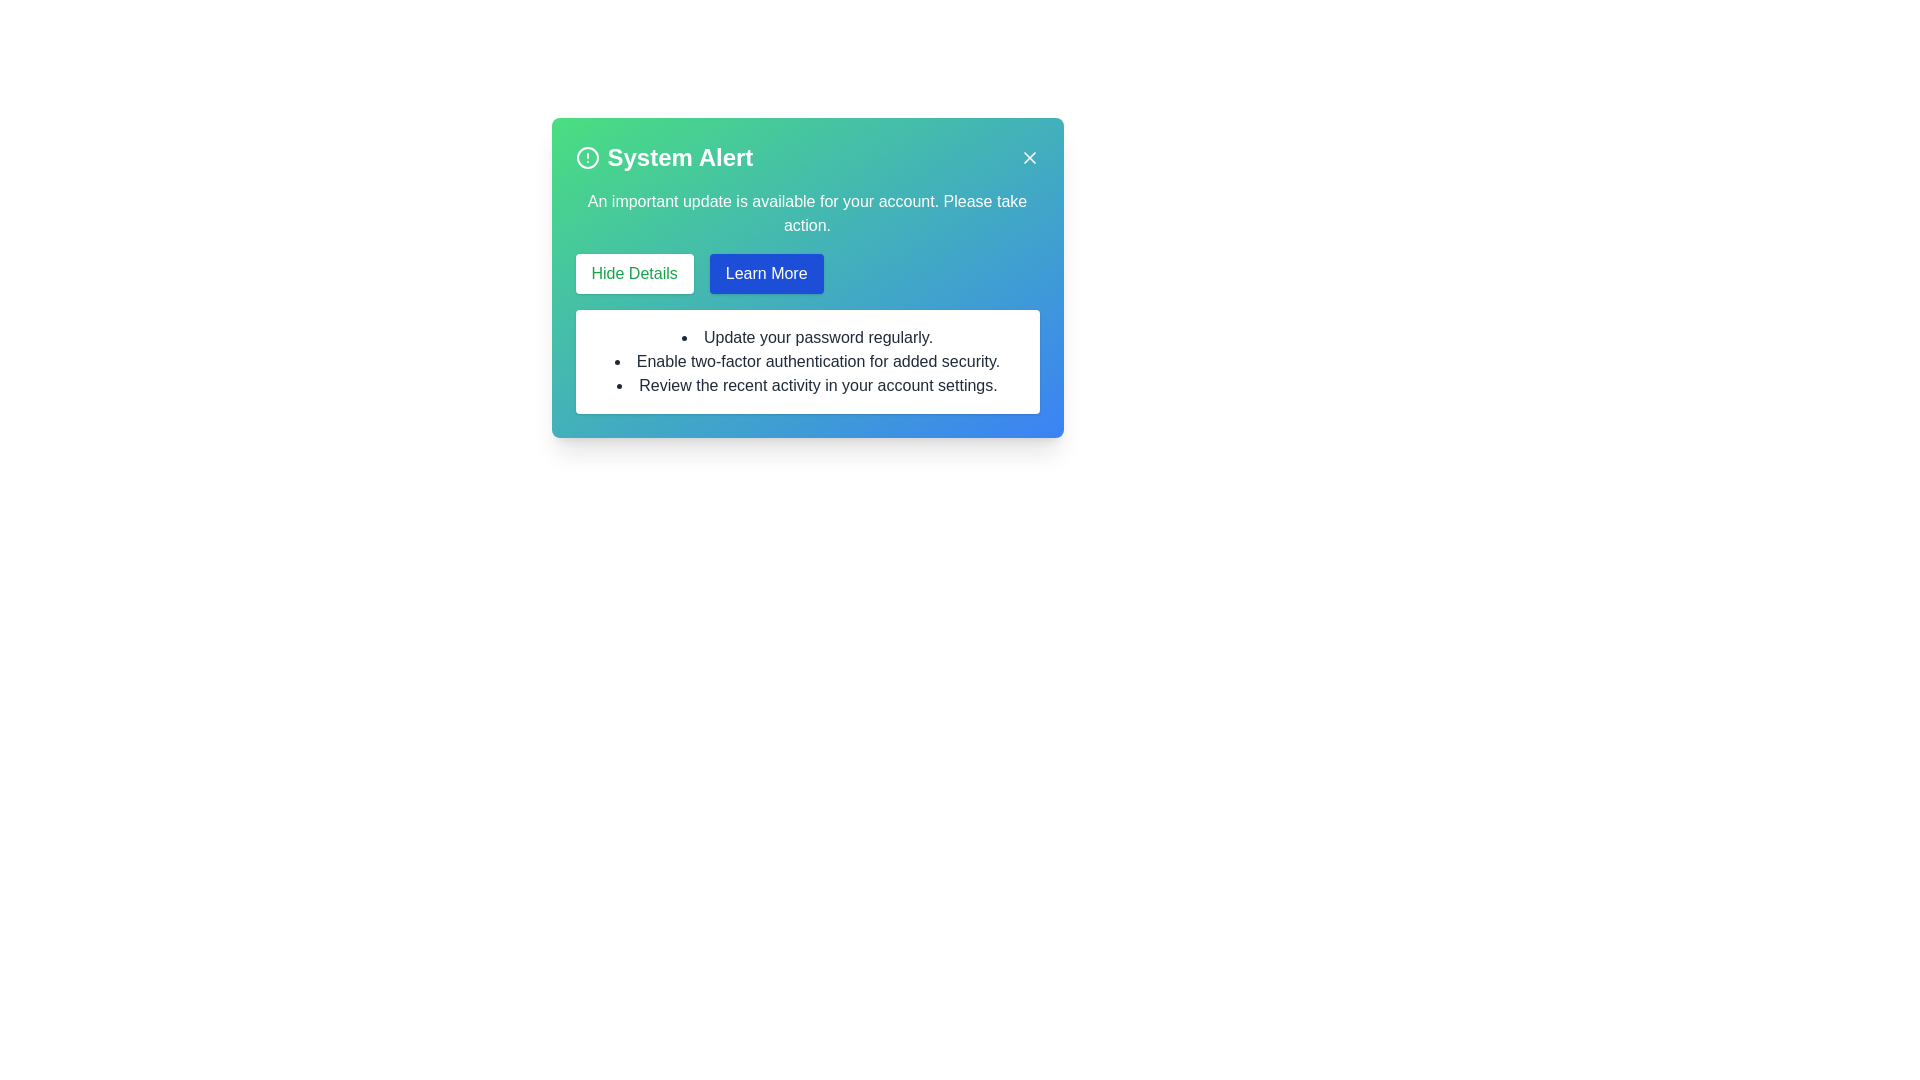 The height and width of the screenshot is (1080, 1920). I want to click on the text element that reads 'Review the recent activity in your account settings.' which is the third item in the ordered list inside the notification window, so click(807, 385).